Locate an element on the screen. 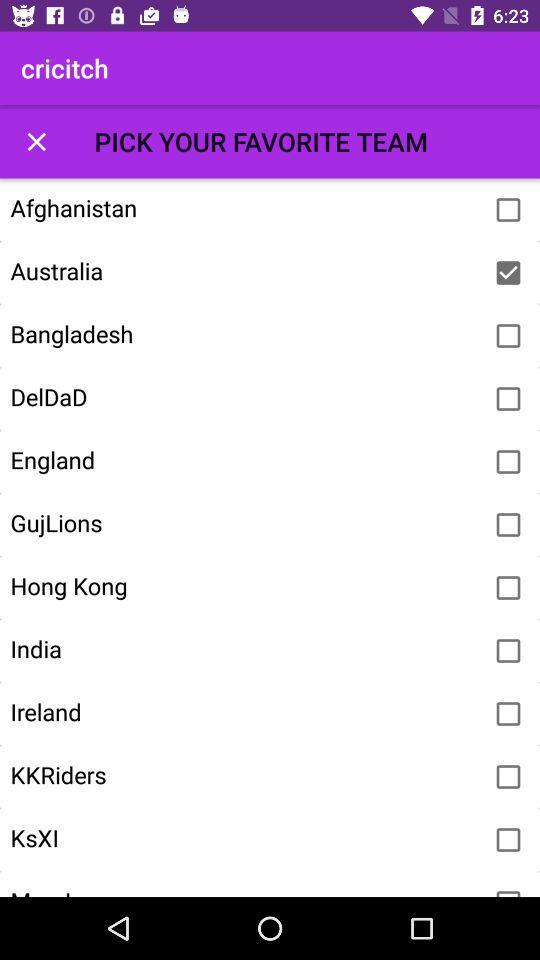 The image size is (540, 960). england is located at coordinates (508, 462).